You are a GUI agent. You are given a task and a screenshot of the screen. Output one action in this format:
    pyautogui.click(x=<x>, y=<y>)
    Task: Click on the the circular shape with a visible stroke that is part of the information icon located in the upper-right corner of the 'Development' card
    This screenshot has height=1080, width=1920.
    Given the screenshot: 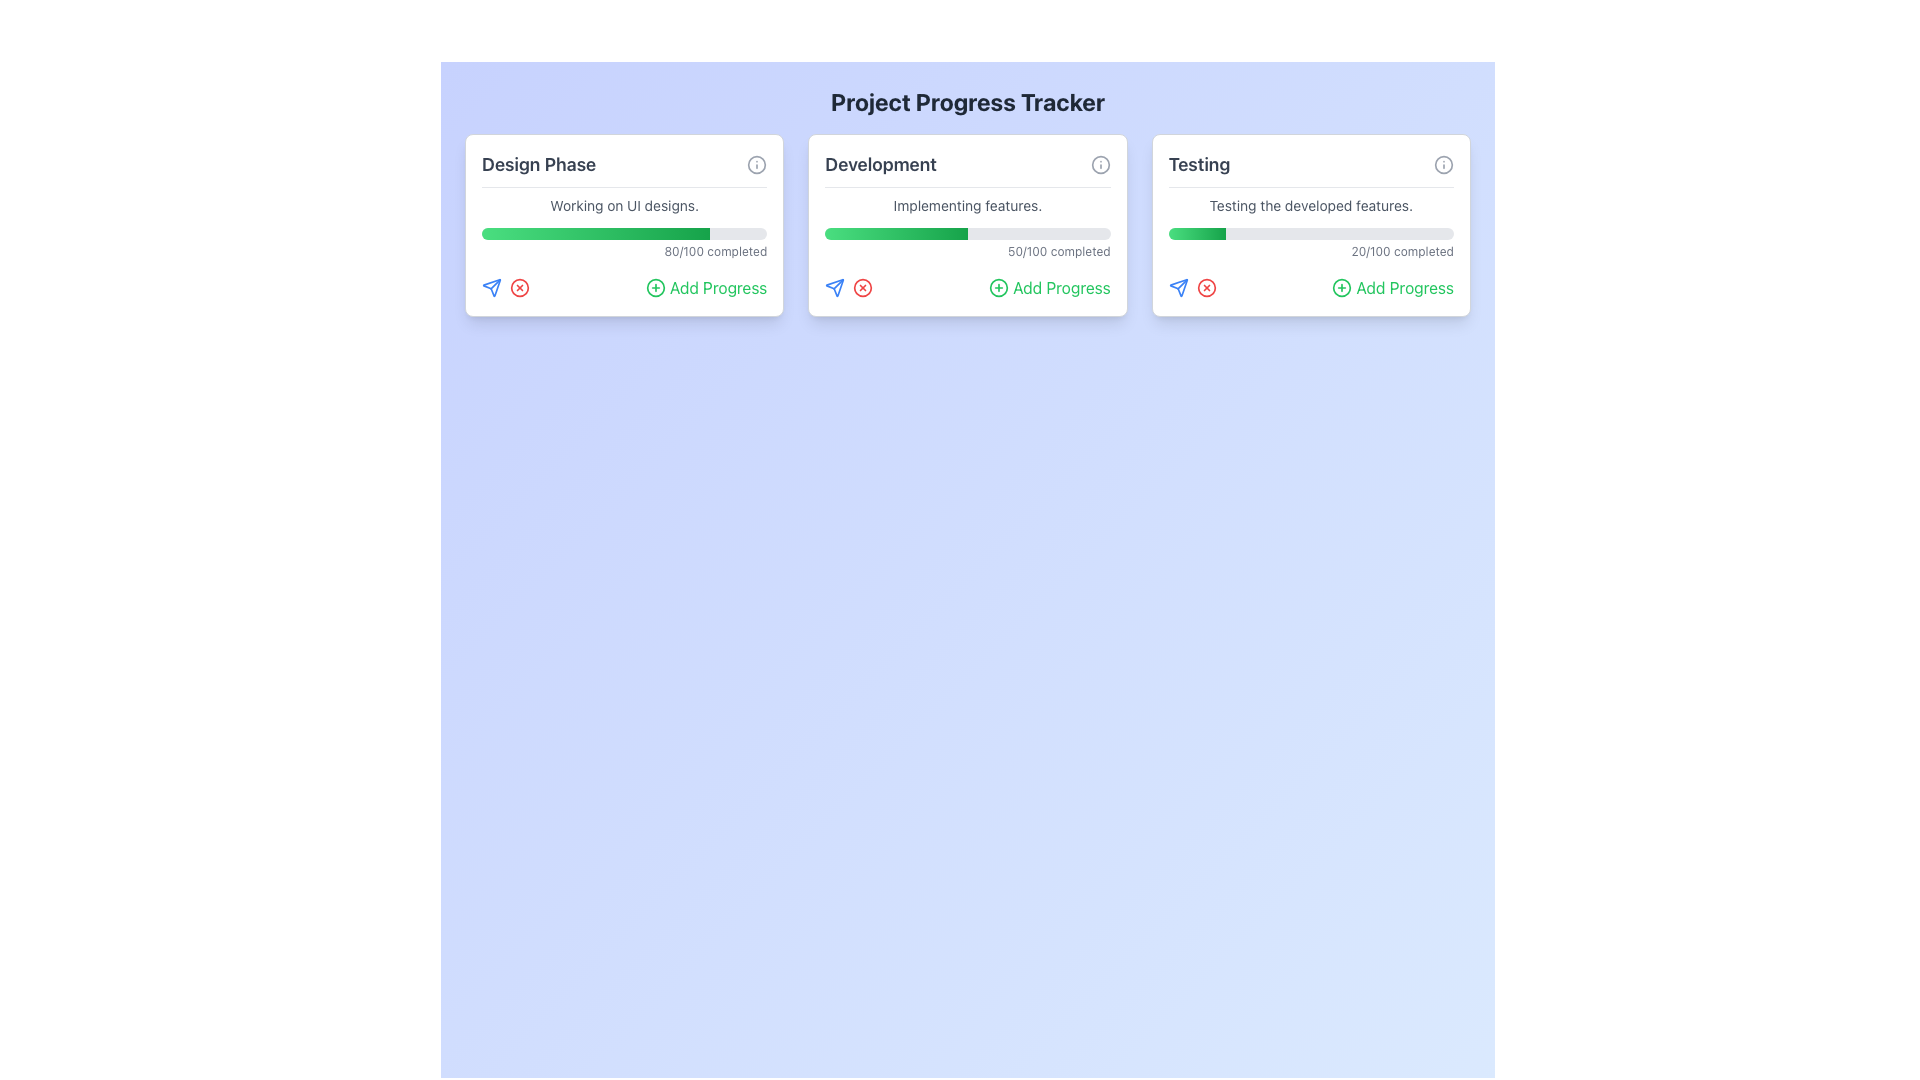 What is the action you would take?
    pyautogui.click(x=756, y=164)
    